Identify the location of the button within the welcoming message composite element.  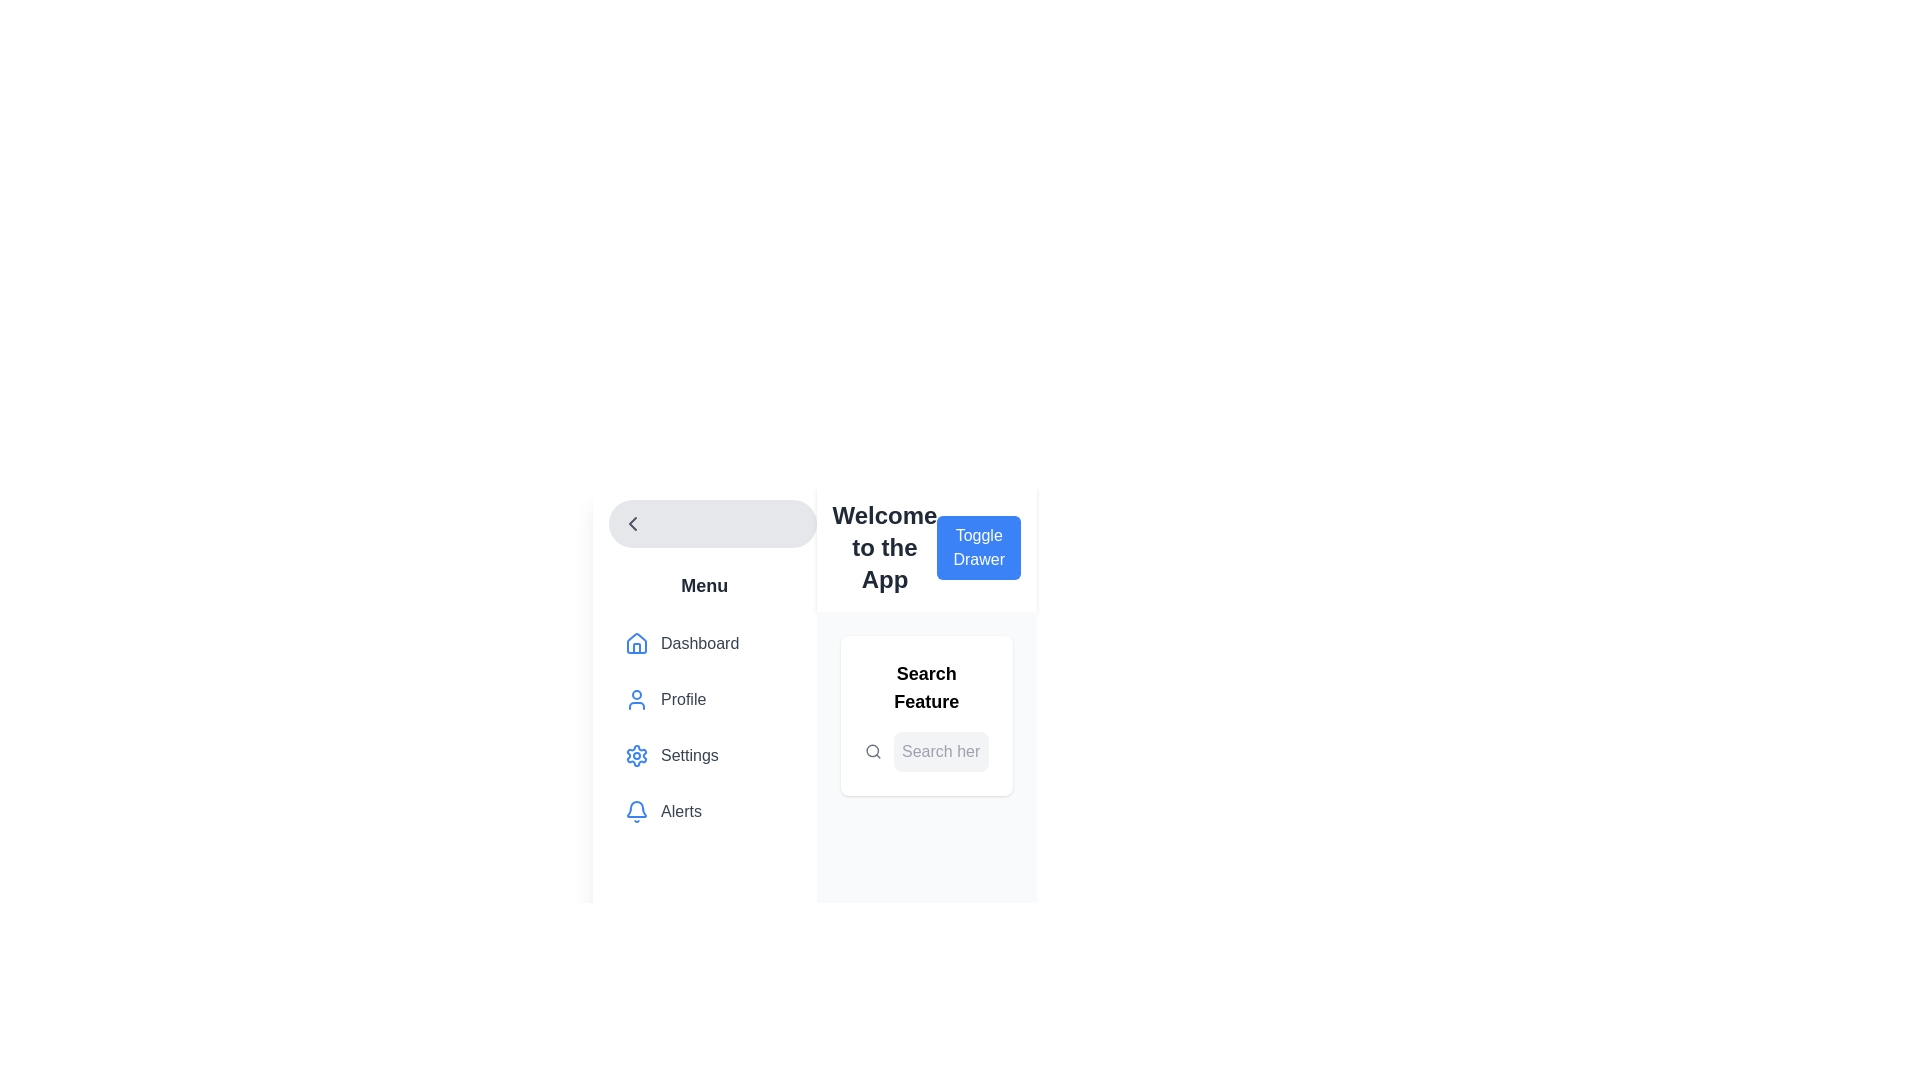
(925, 547).